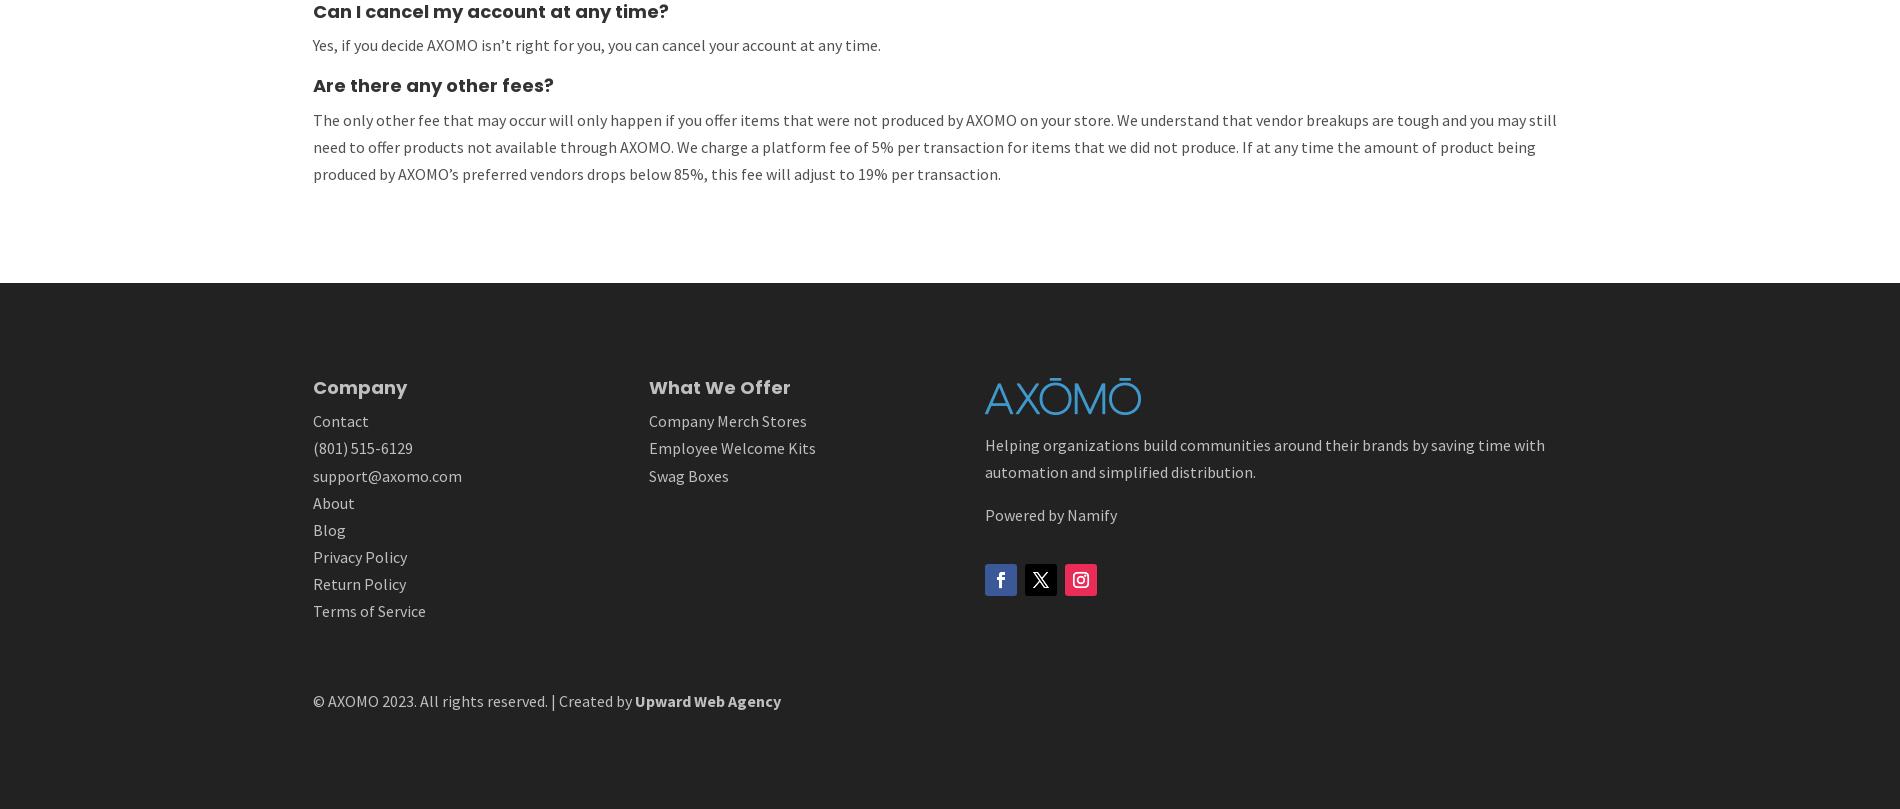  What do you see at coordinates (933, 145) in the screenshot?
I see `'The only other fee that may occur will only happen if you offer items that were not produced by AXOMO on your store. We understand that vendor breakups are tough and you may still need to offer products not available through AXOMO. We charge a platform fee of 5% per transaction for items that we did not produce. If at any time the amount of product being produced by AXOMO’s preferred vendors drops below 85%, this fee will adjust to 19% per transaction.'` at bounding box center [933, 145].